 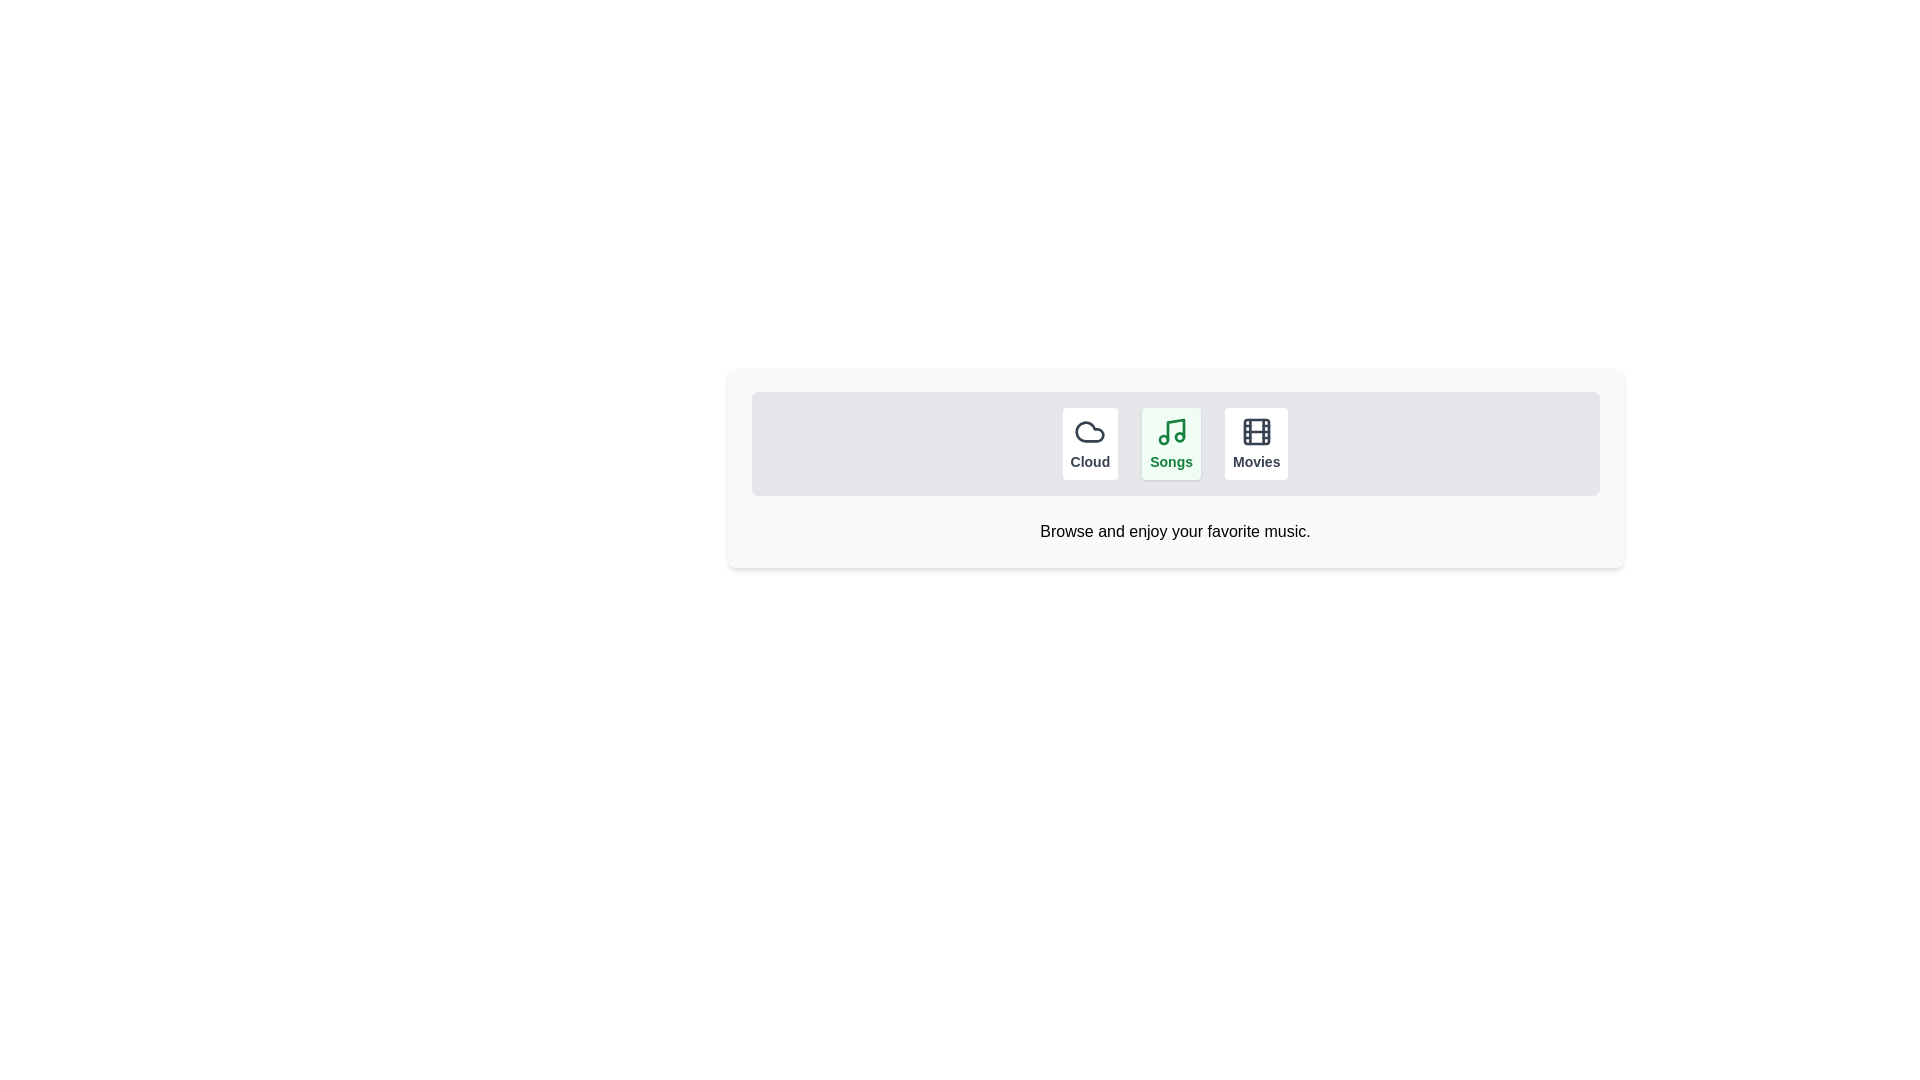 What do you see at coordinates (1171, 442) in the screenshot?
I see `the music navigation button located between the 'Cloud' and 'Movies' buttons` at bounding box center [1171, 442].